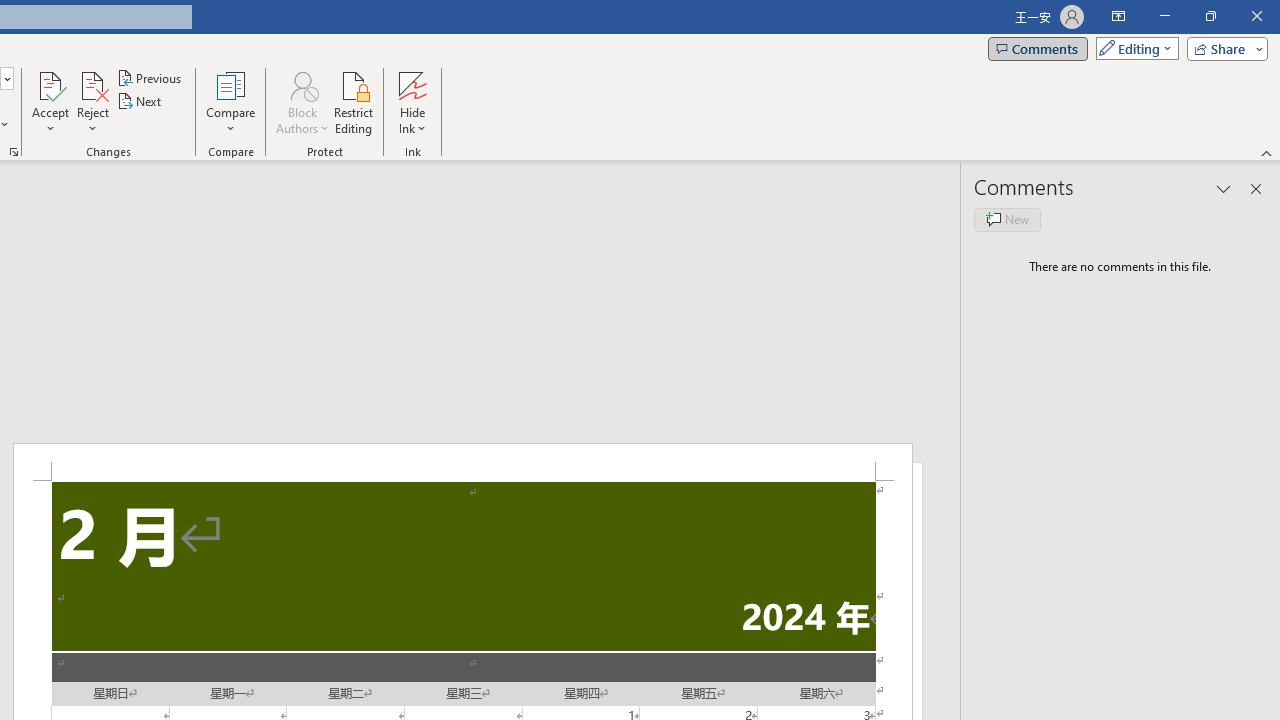  I want to click on 'Block Authors', so click(301, 84).